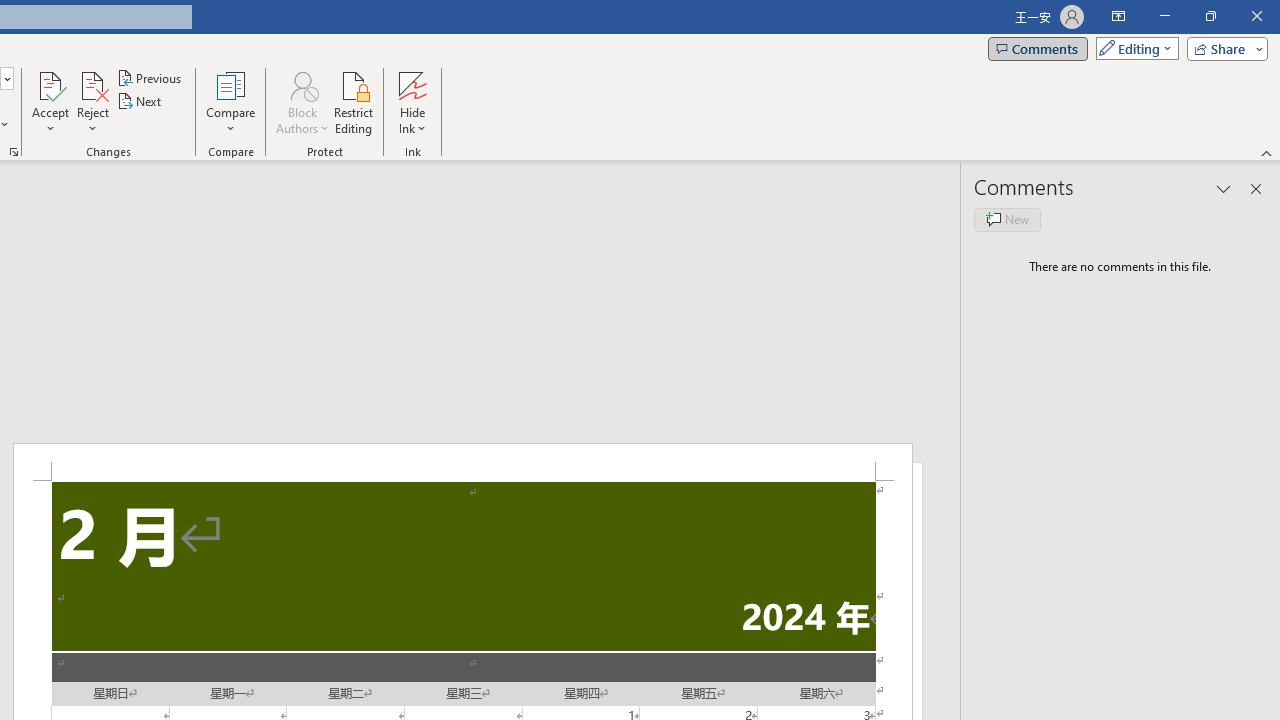  I want to click on 'Block Authors', so click(301, 84).